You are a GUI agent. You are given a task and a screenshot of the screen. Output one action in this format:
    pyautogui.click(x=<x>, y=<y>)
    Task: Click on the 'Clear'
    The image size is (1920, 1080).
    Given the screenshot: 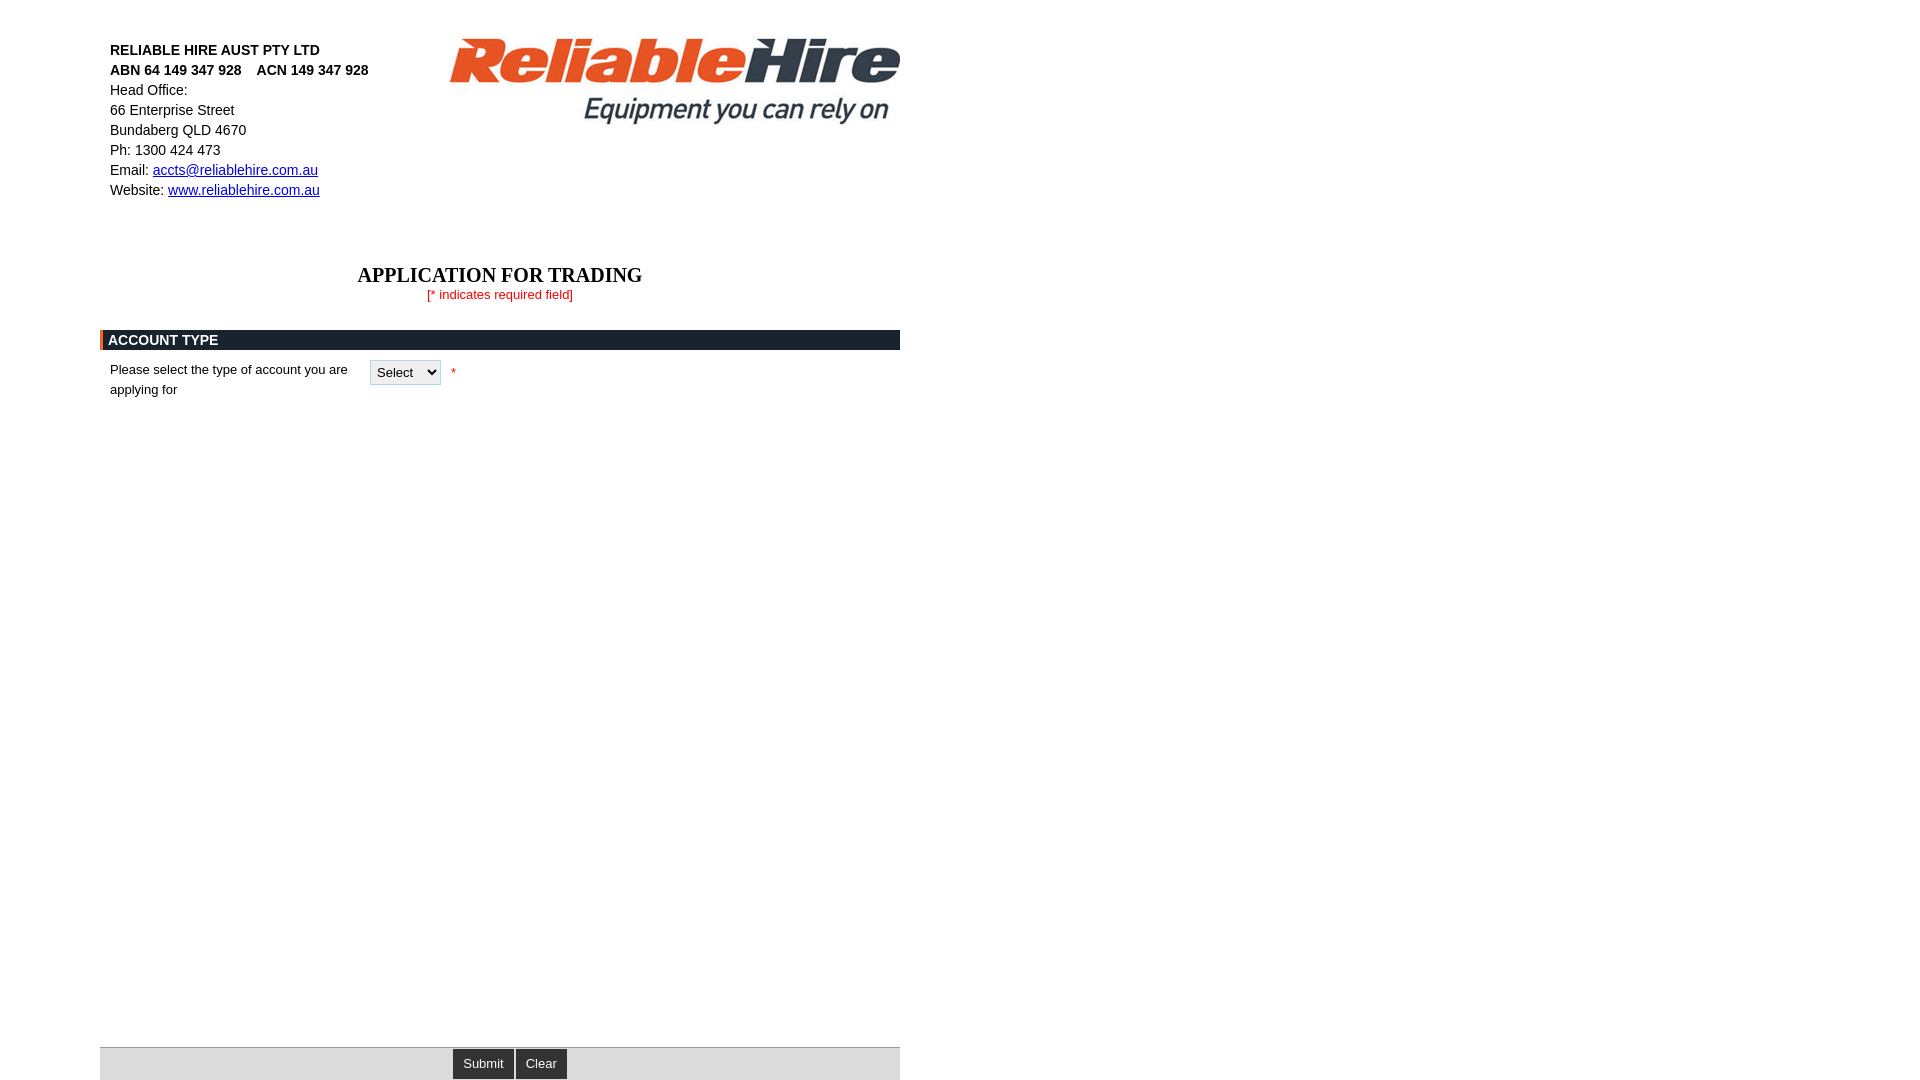 What is the action you would take?
    pyautogui.click(x=541, y=1063)
    